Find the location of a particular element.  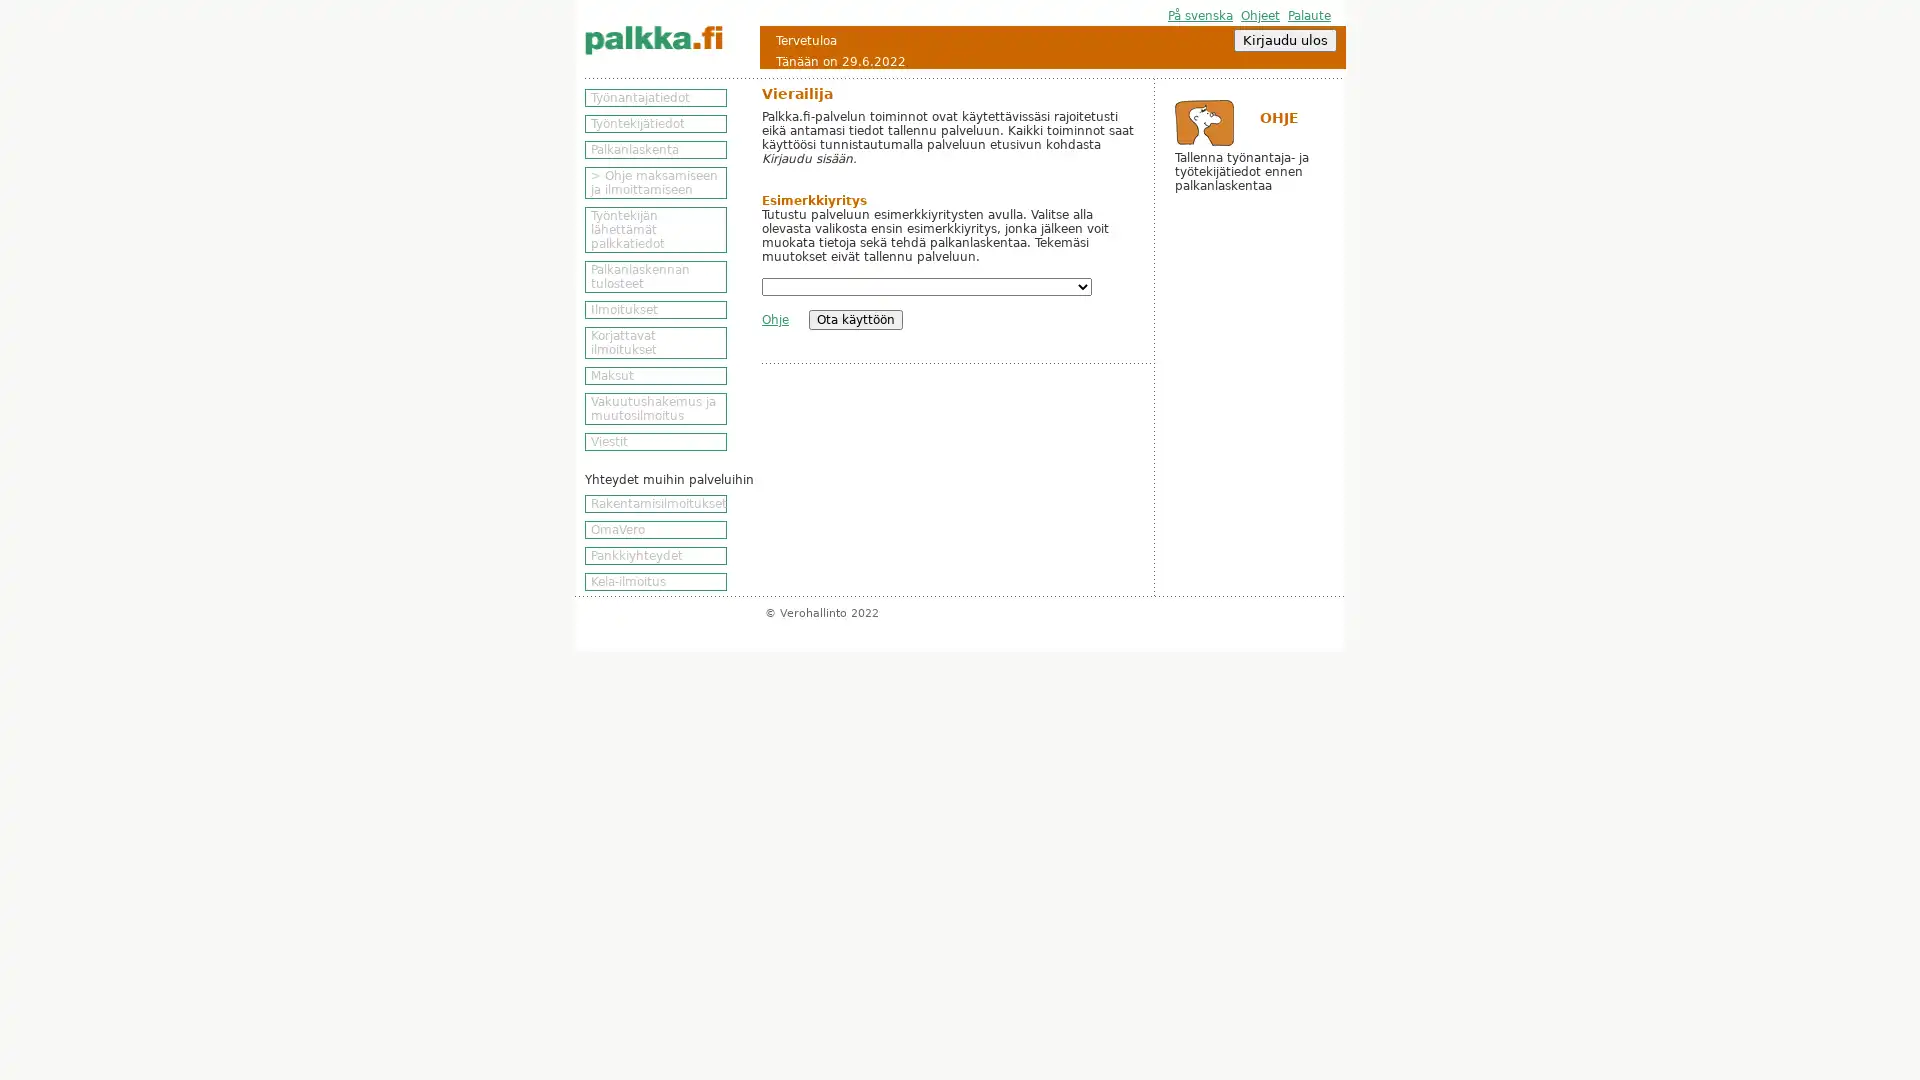

Ota kayttoon is located at coordinates (855, 318).